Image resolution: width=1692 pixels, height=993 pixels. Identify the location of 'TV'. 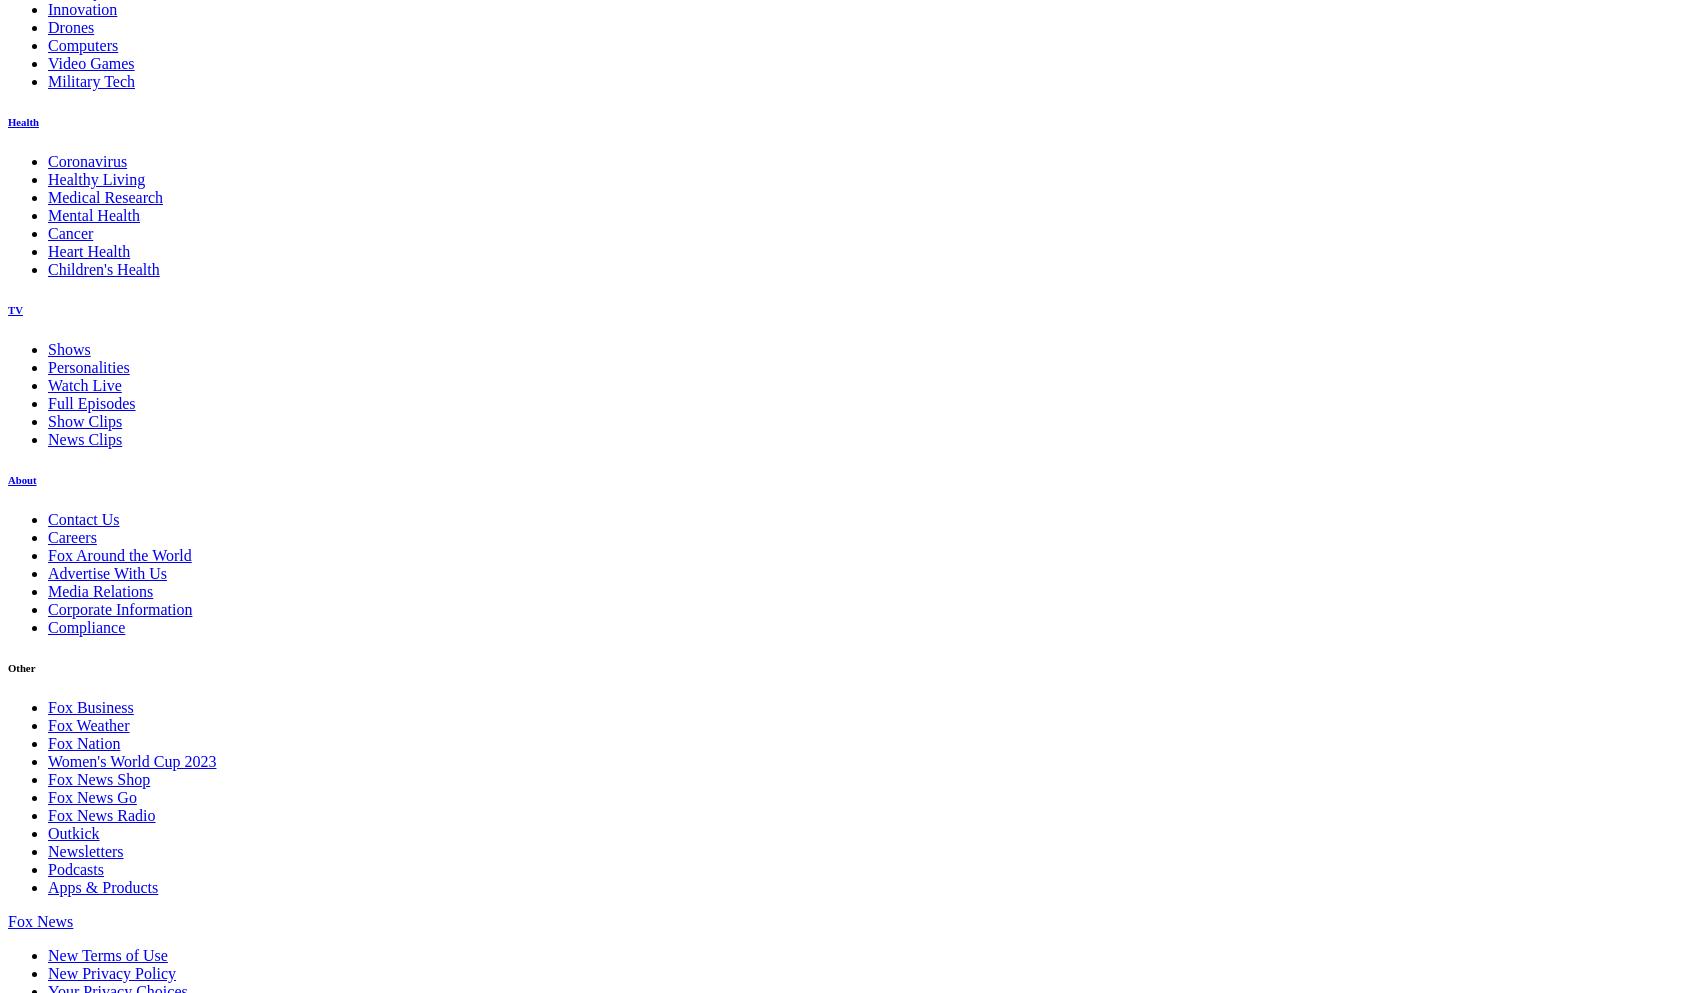
(14, 308).